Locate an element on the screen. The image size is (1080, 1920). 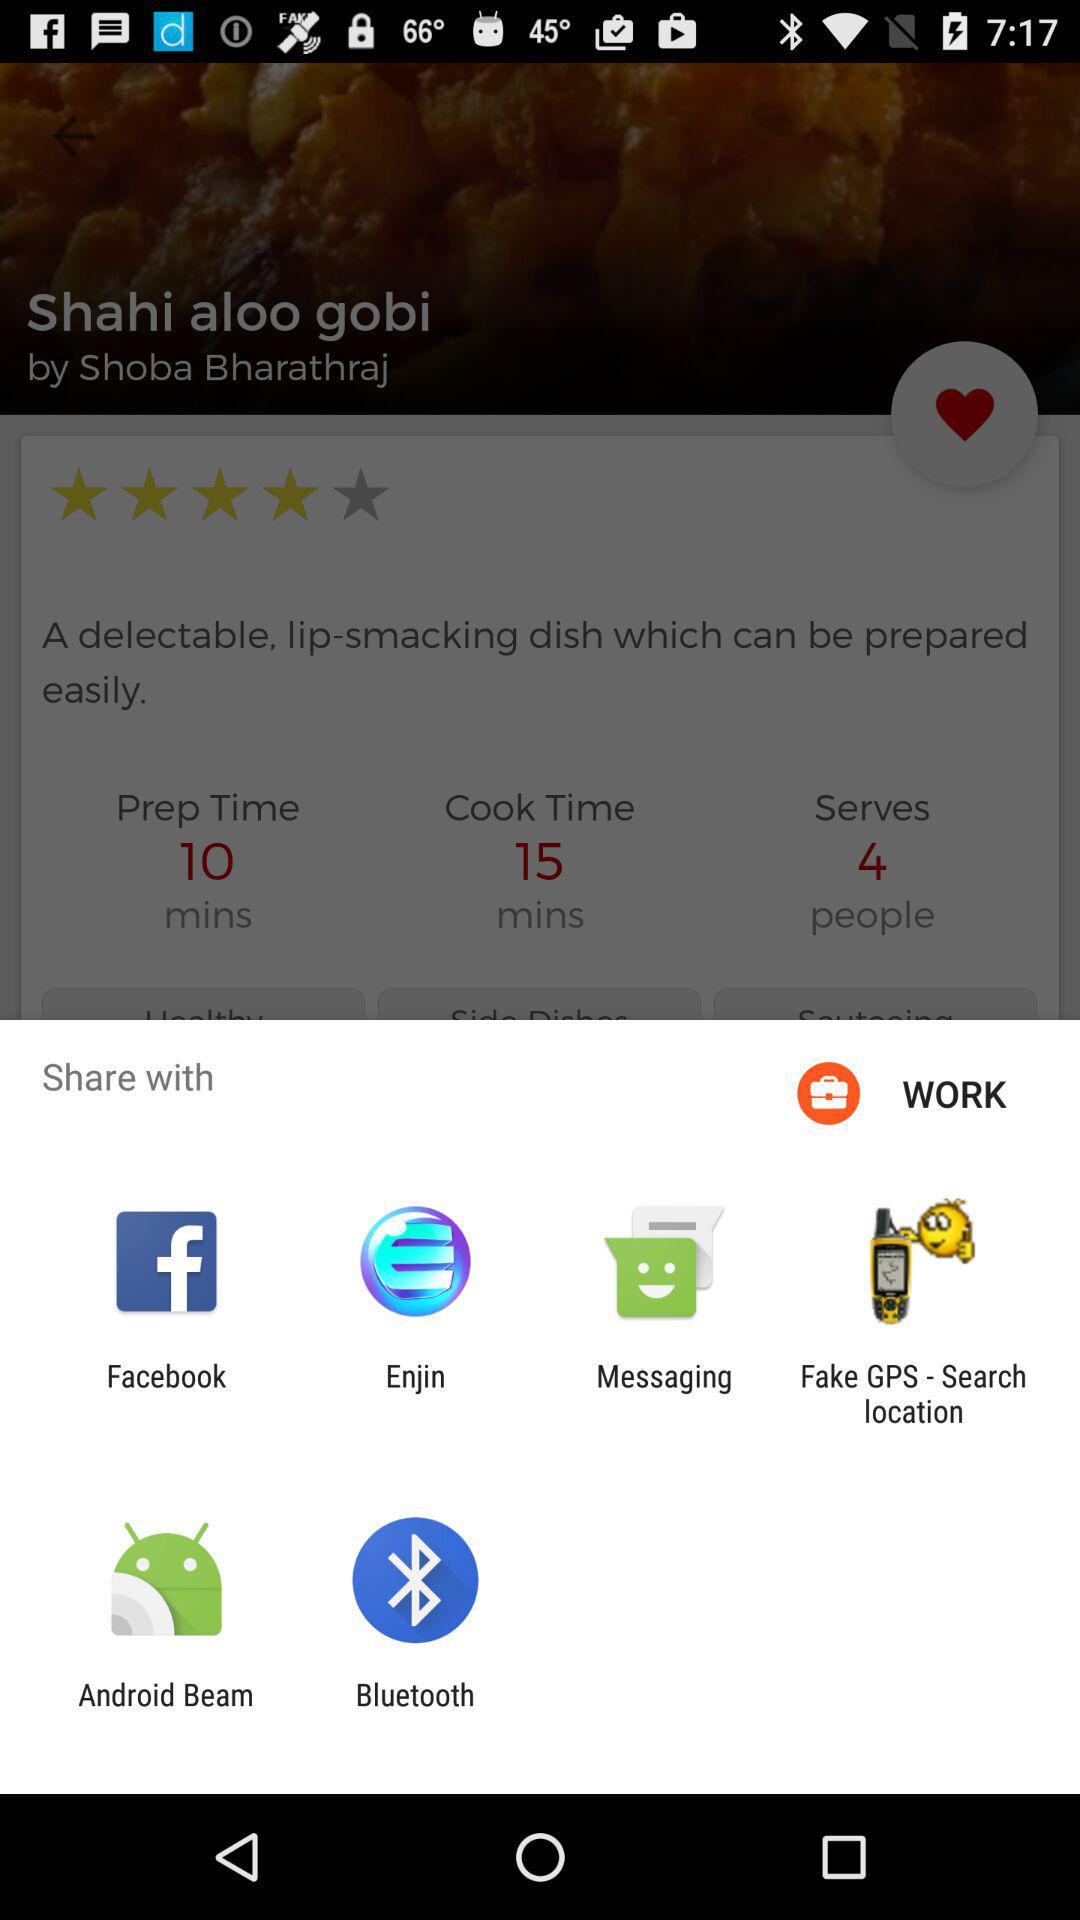
android beam app is located at coordinates (165, 1711).